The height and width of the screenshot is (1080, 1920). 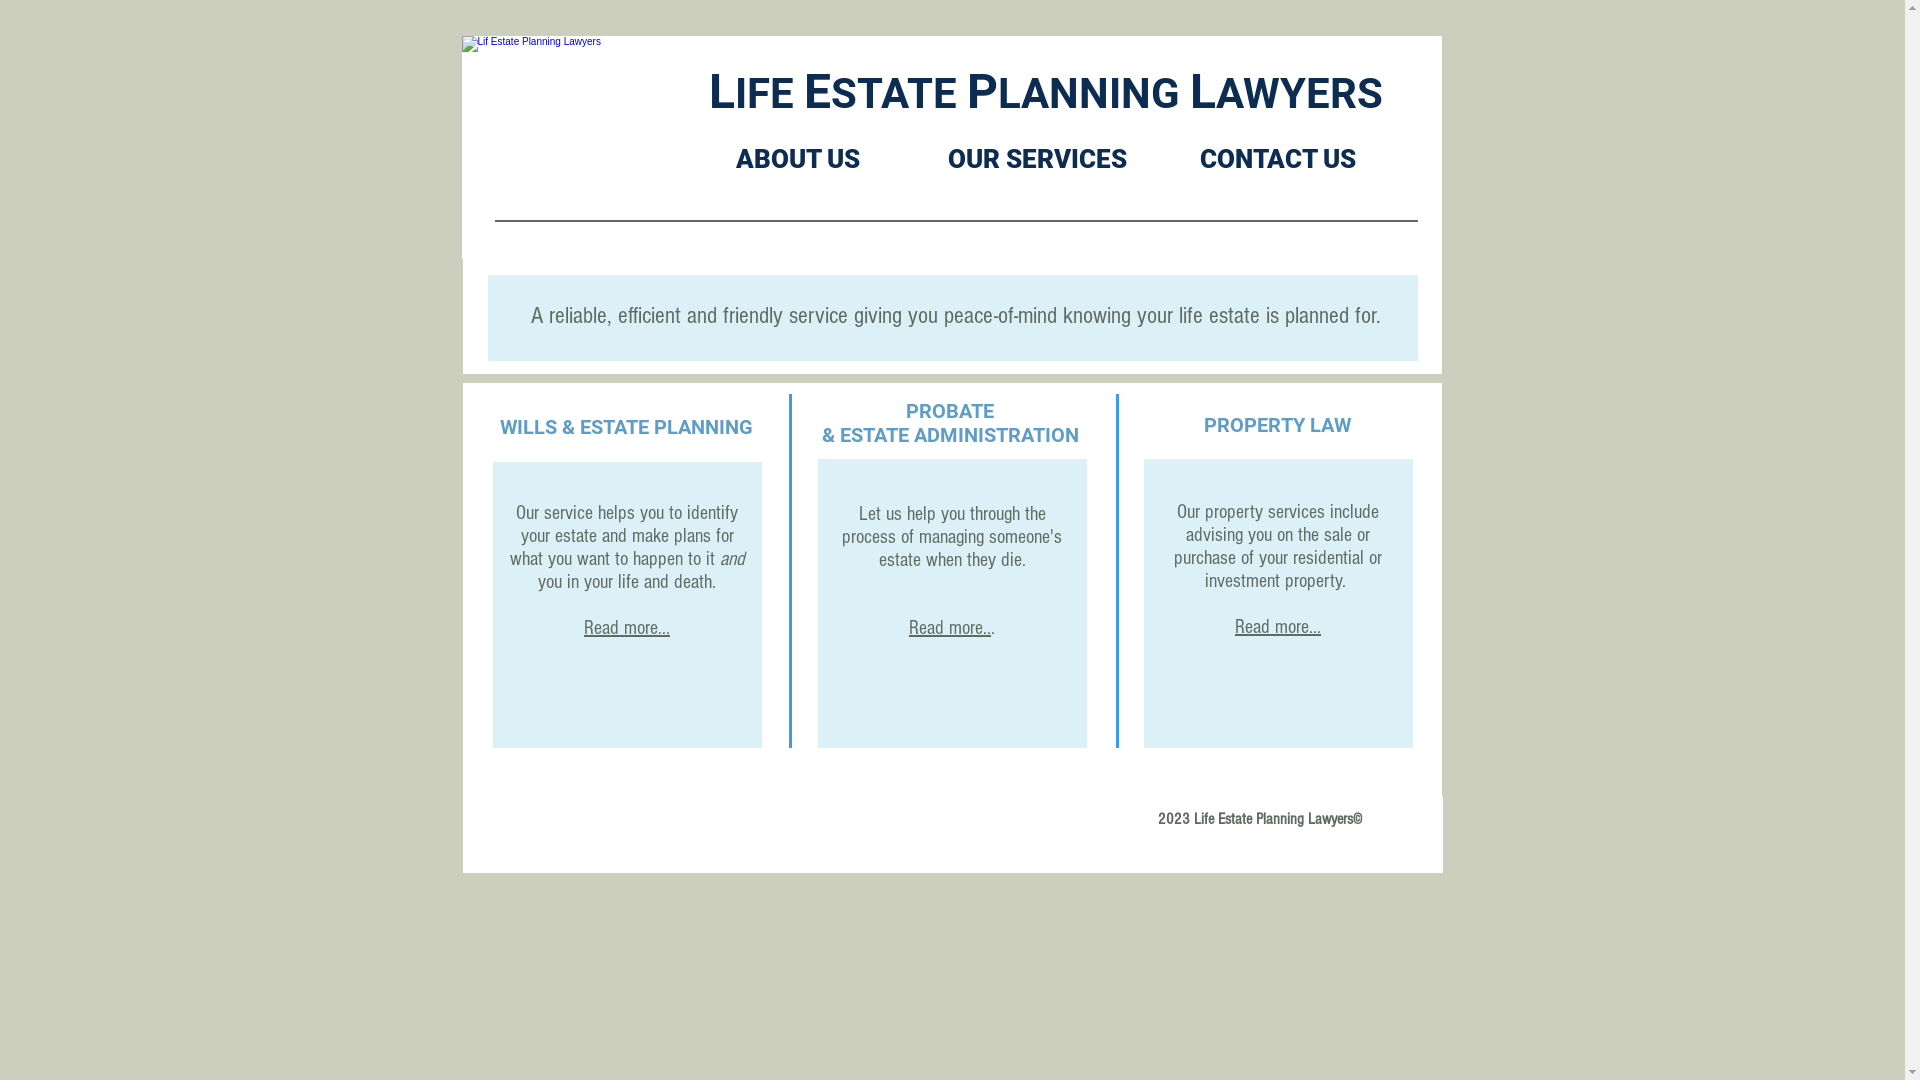 I want to click on 'STATE', so click(x=896, y=93).